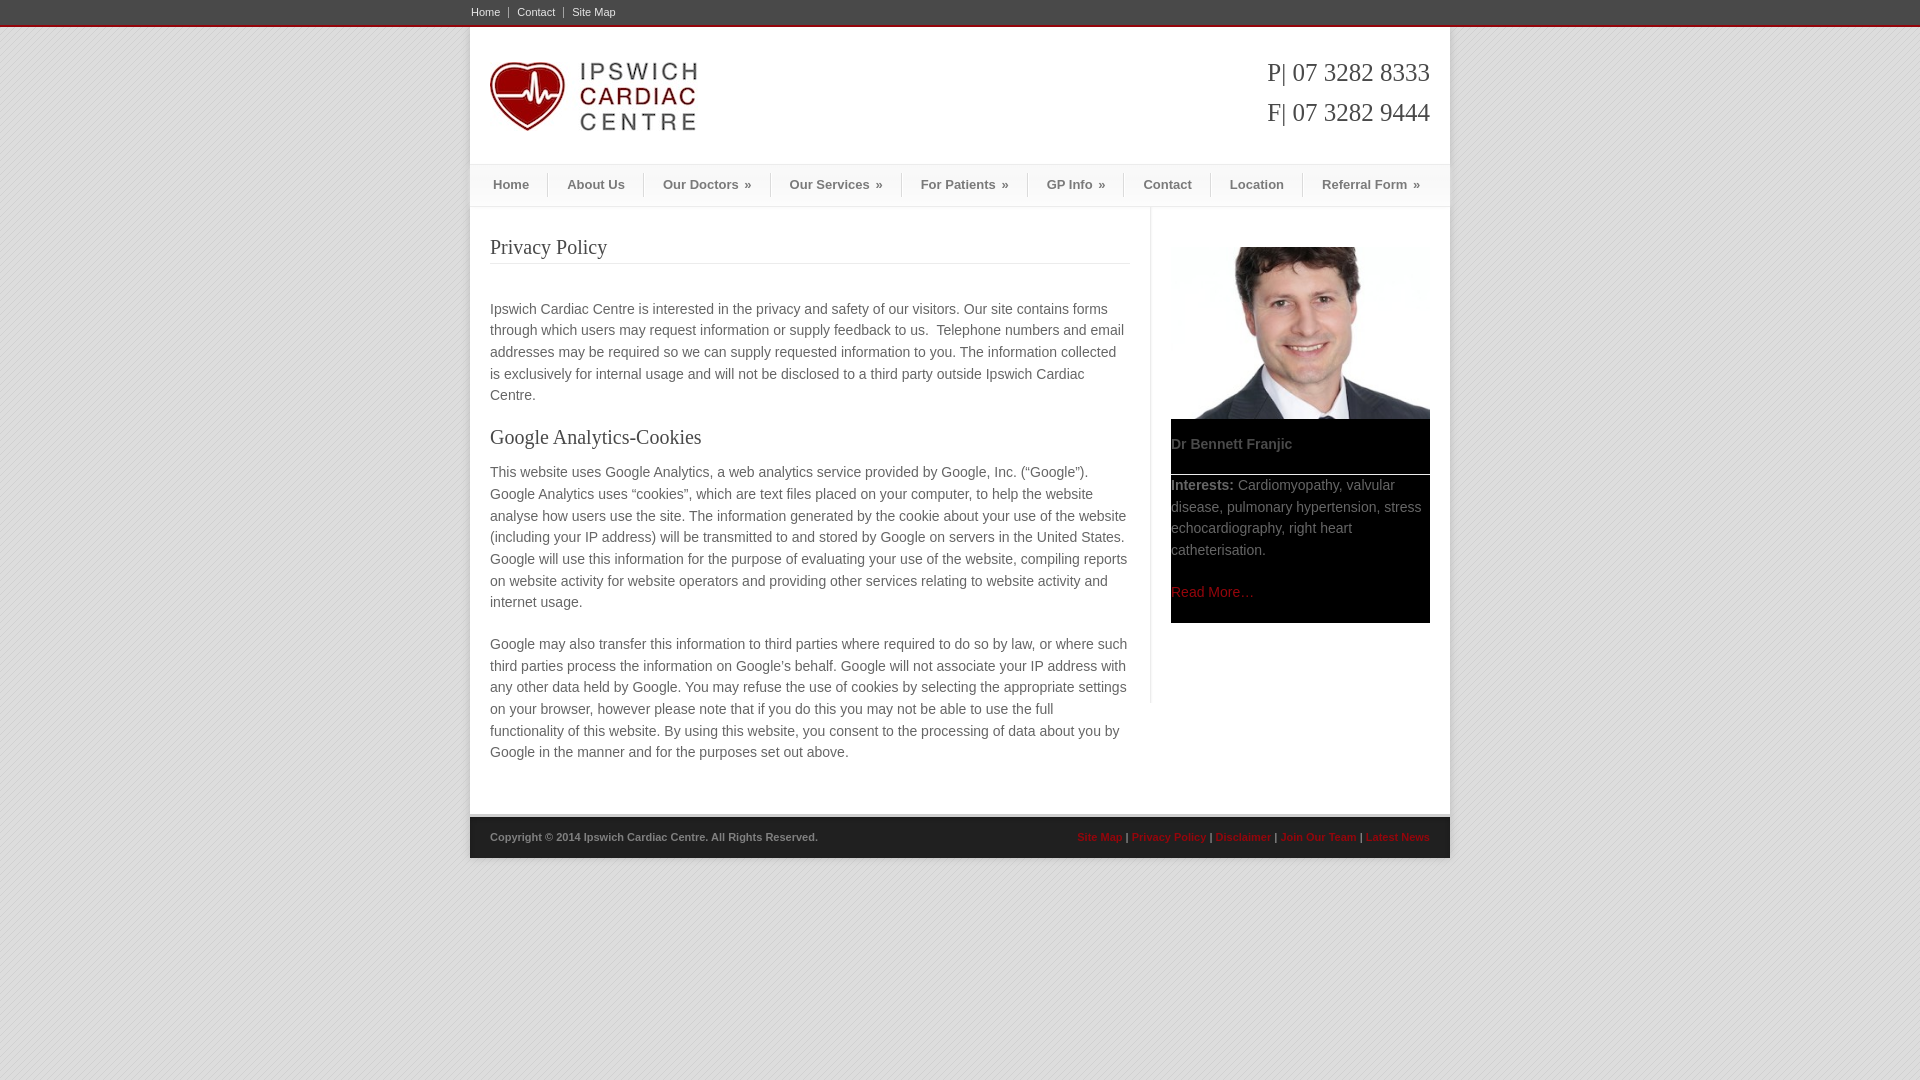 This screenshot has width=1920, height=1080. I want to click on 'Latest News', so click(1365, 837).